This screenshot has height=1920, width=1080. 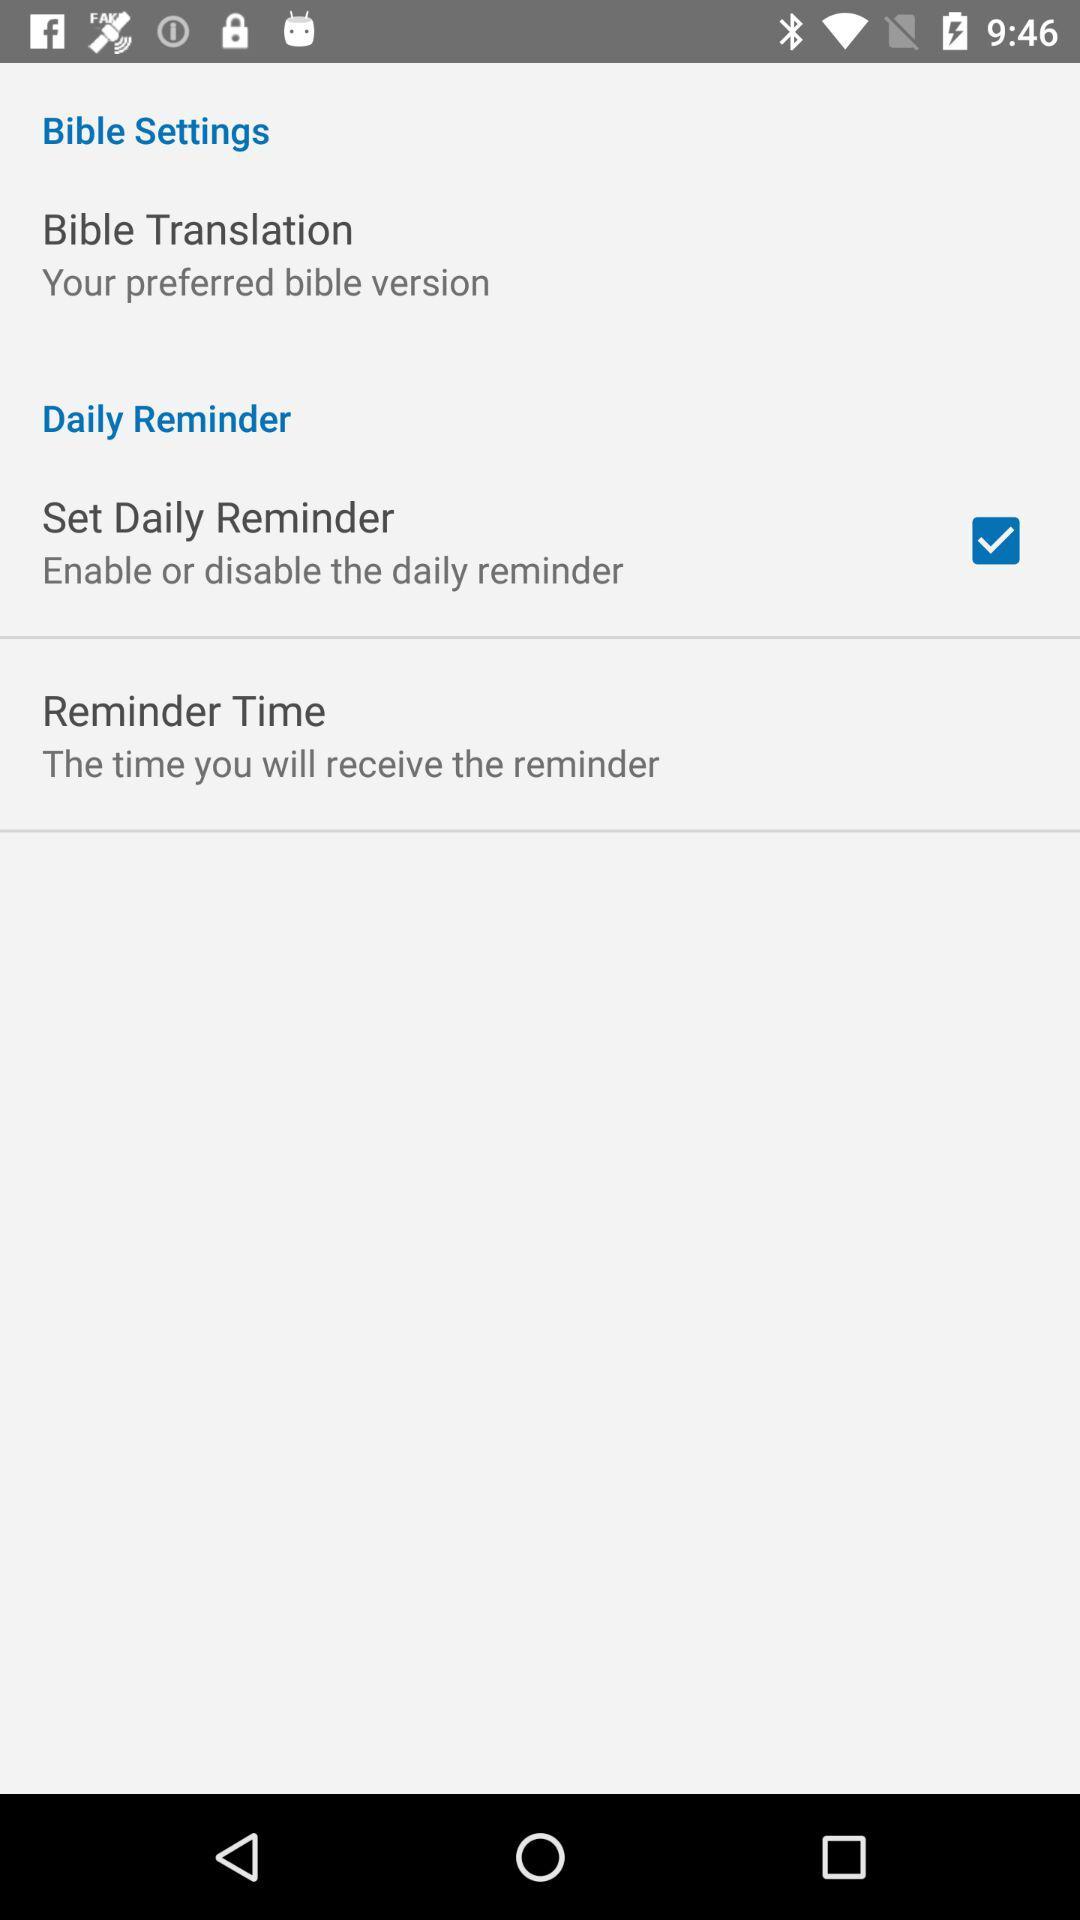 I want to click on the time you icon, so click(x=350, y=761).